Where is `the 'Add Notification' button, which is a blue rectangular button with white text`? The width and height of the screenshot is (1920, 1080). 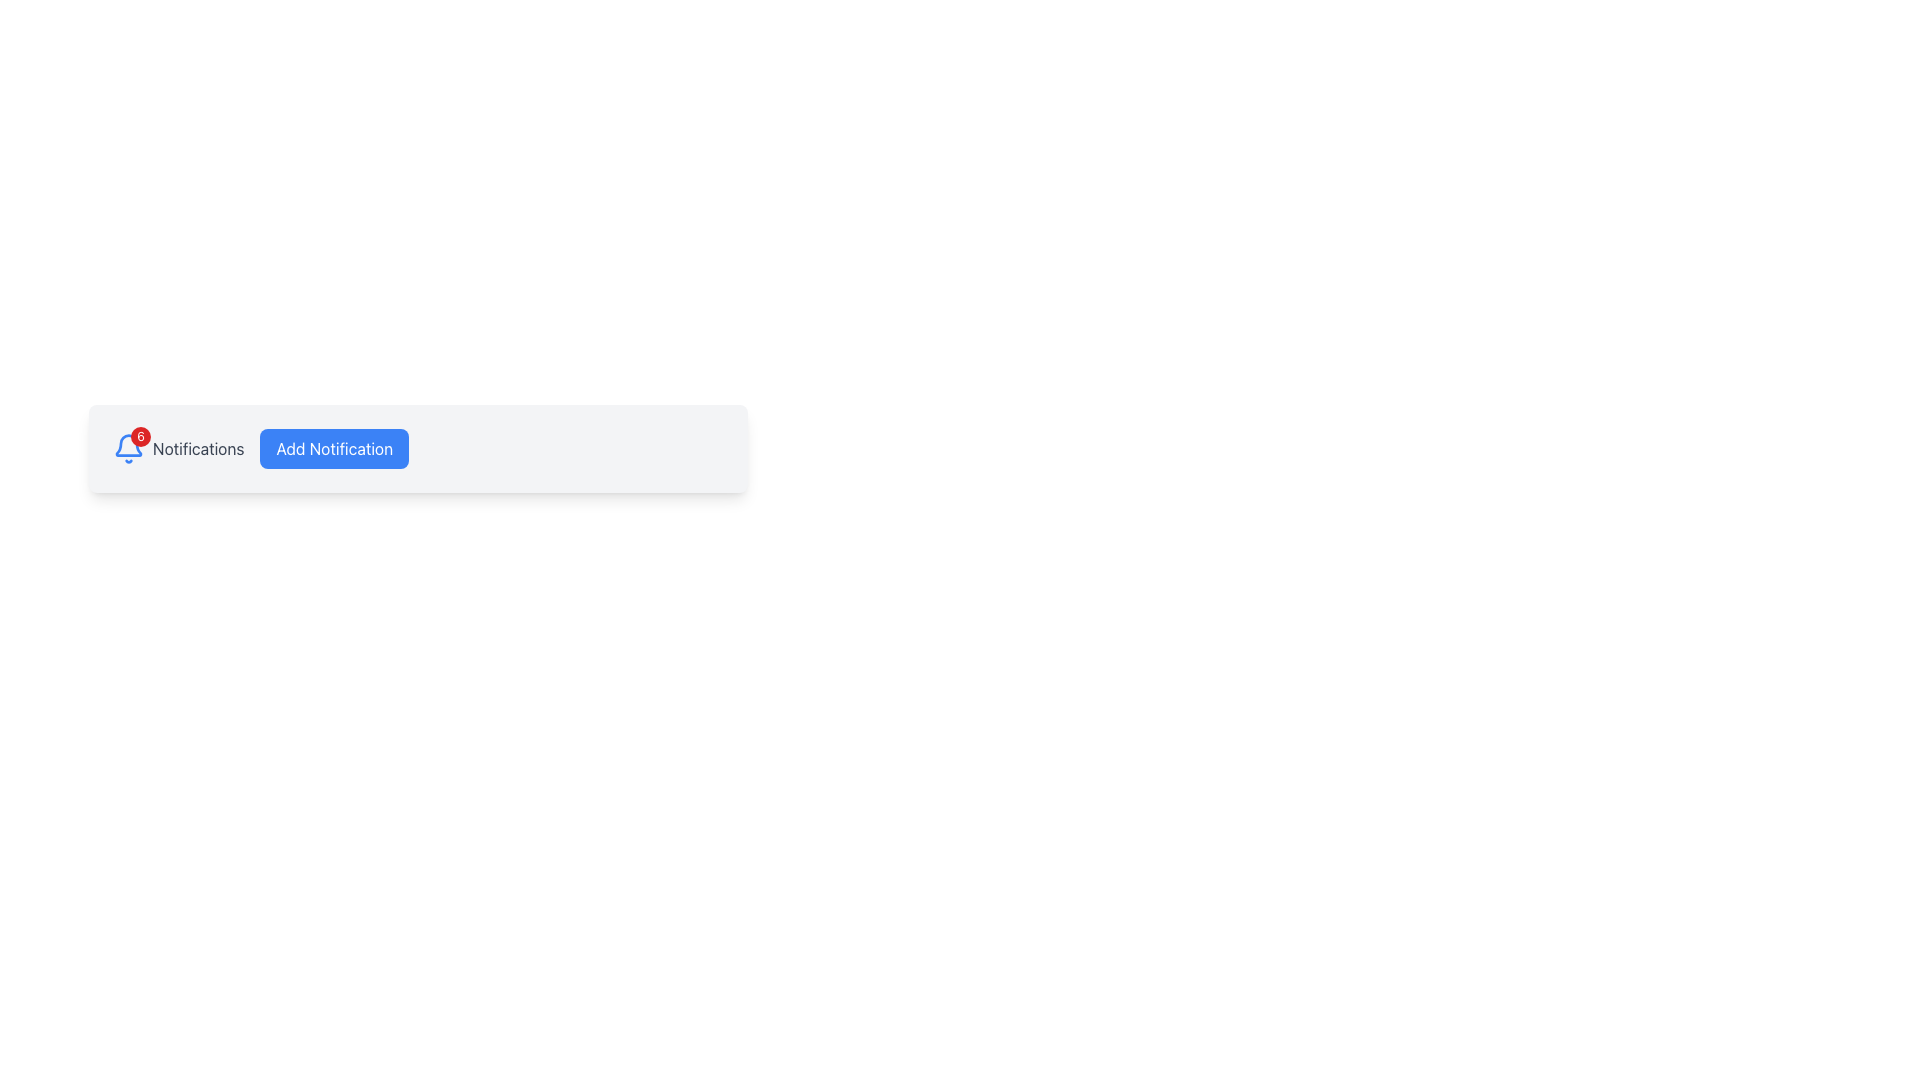
the 'Add Notification' button, which is a blue rectangular button with white text is located at coordinates (334, 447).